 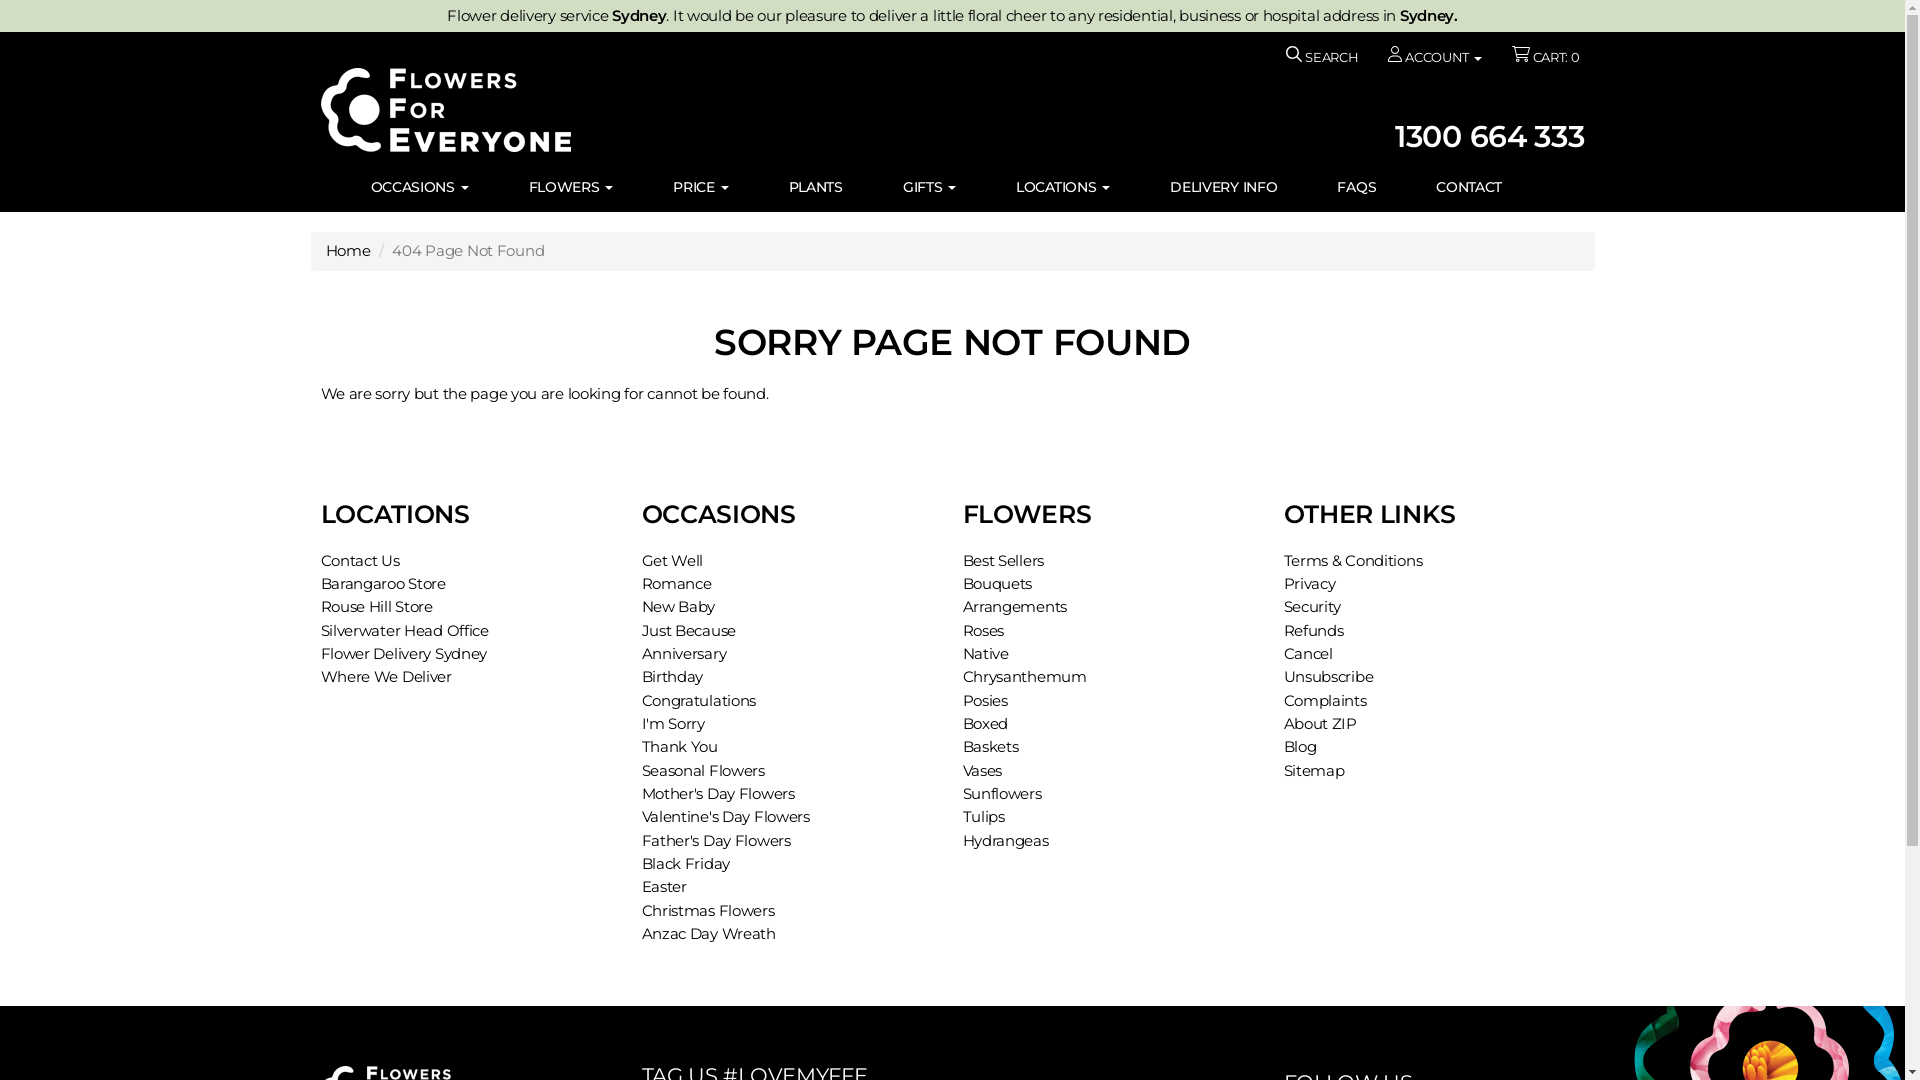 What do you see at coordinates (375, 605) in the screenshot?
I see `'Rouse Hill Store'` at bounding box center [375, 605].